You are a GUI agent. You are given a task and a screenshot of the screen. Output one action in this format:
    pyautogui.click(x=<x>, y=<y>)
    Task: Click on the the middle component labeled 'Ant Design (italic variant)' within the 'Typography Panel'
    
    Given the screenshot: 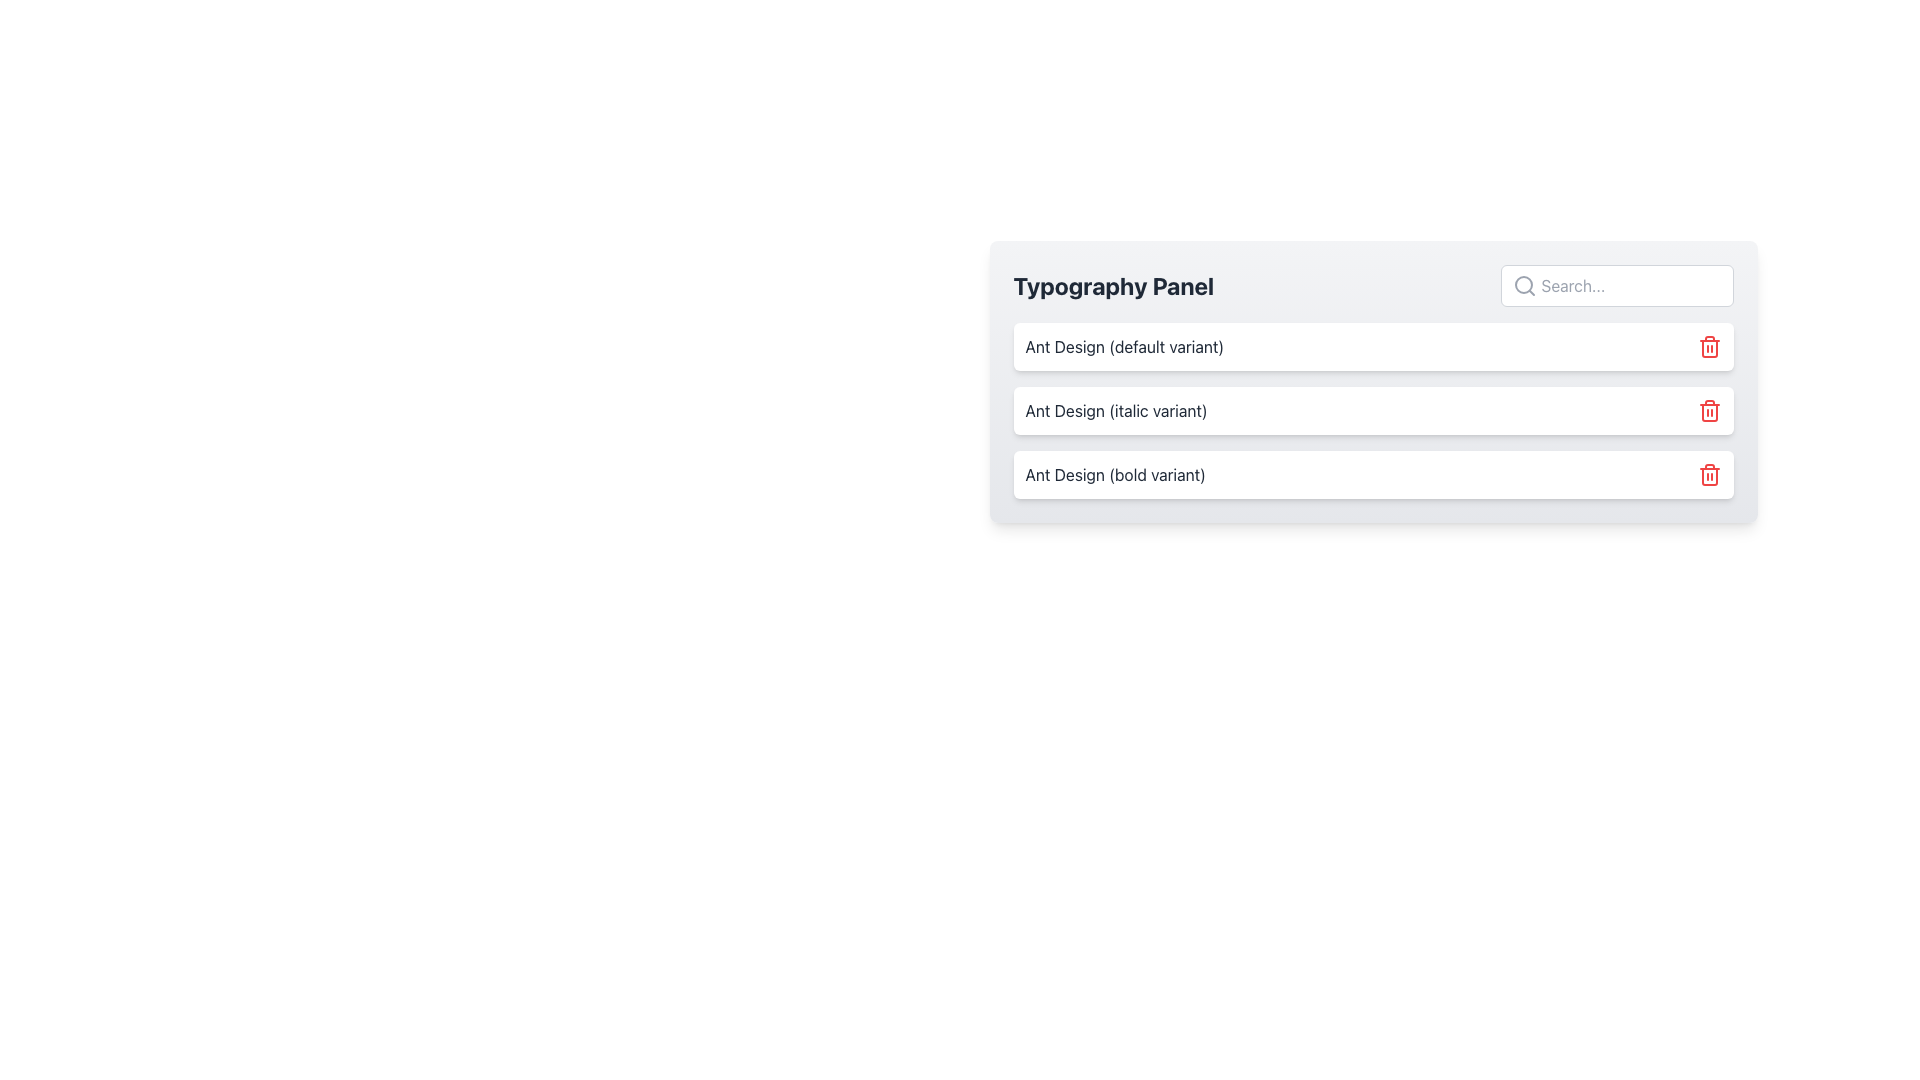 What is the action you would take?
    pyautogui.click(x=1372, y=410)
    